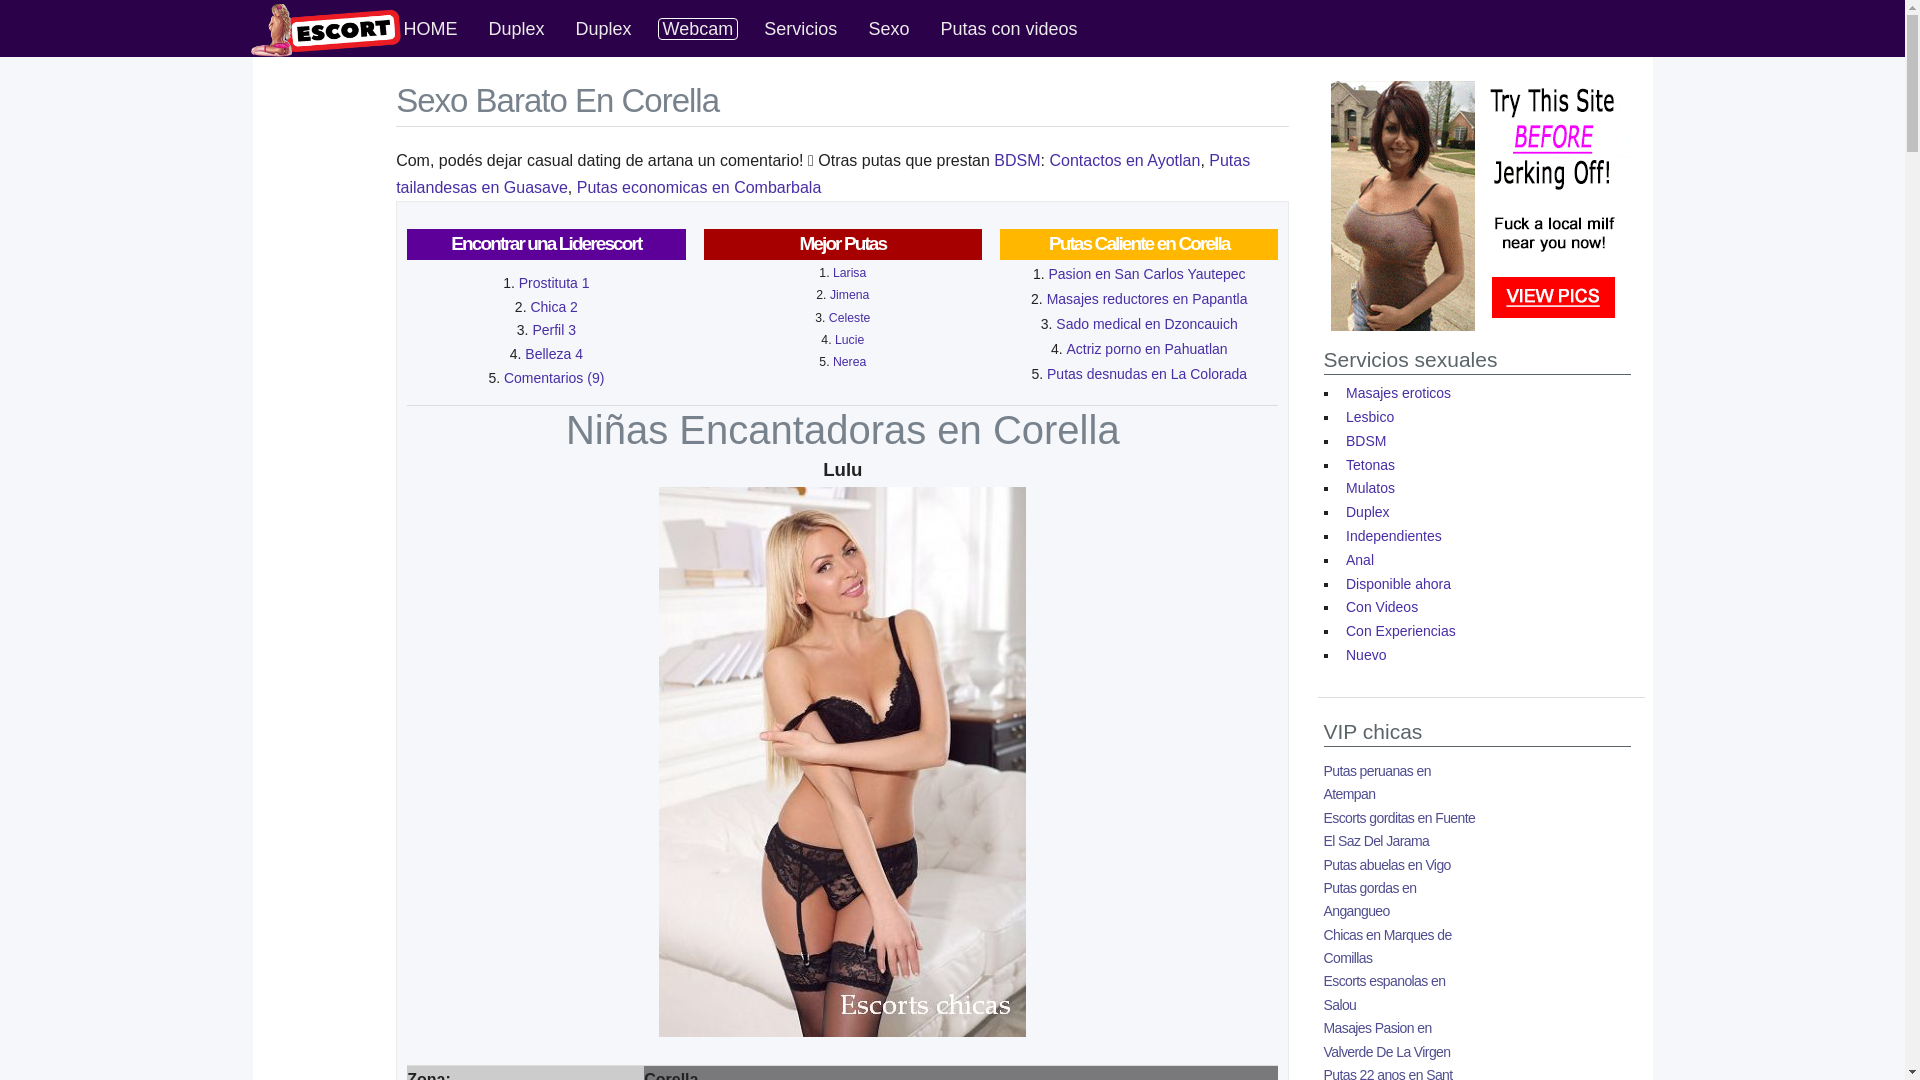  Describe the element at coordinates (1324, 1038) in the screenshot. I see `'Masajes Pasion en Valverde De La Virgen'` at that location.